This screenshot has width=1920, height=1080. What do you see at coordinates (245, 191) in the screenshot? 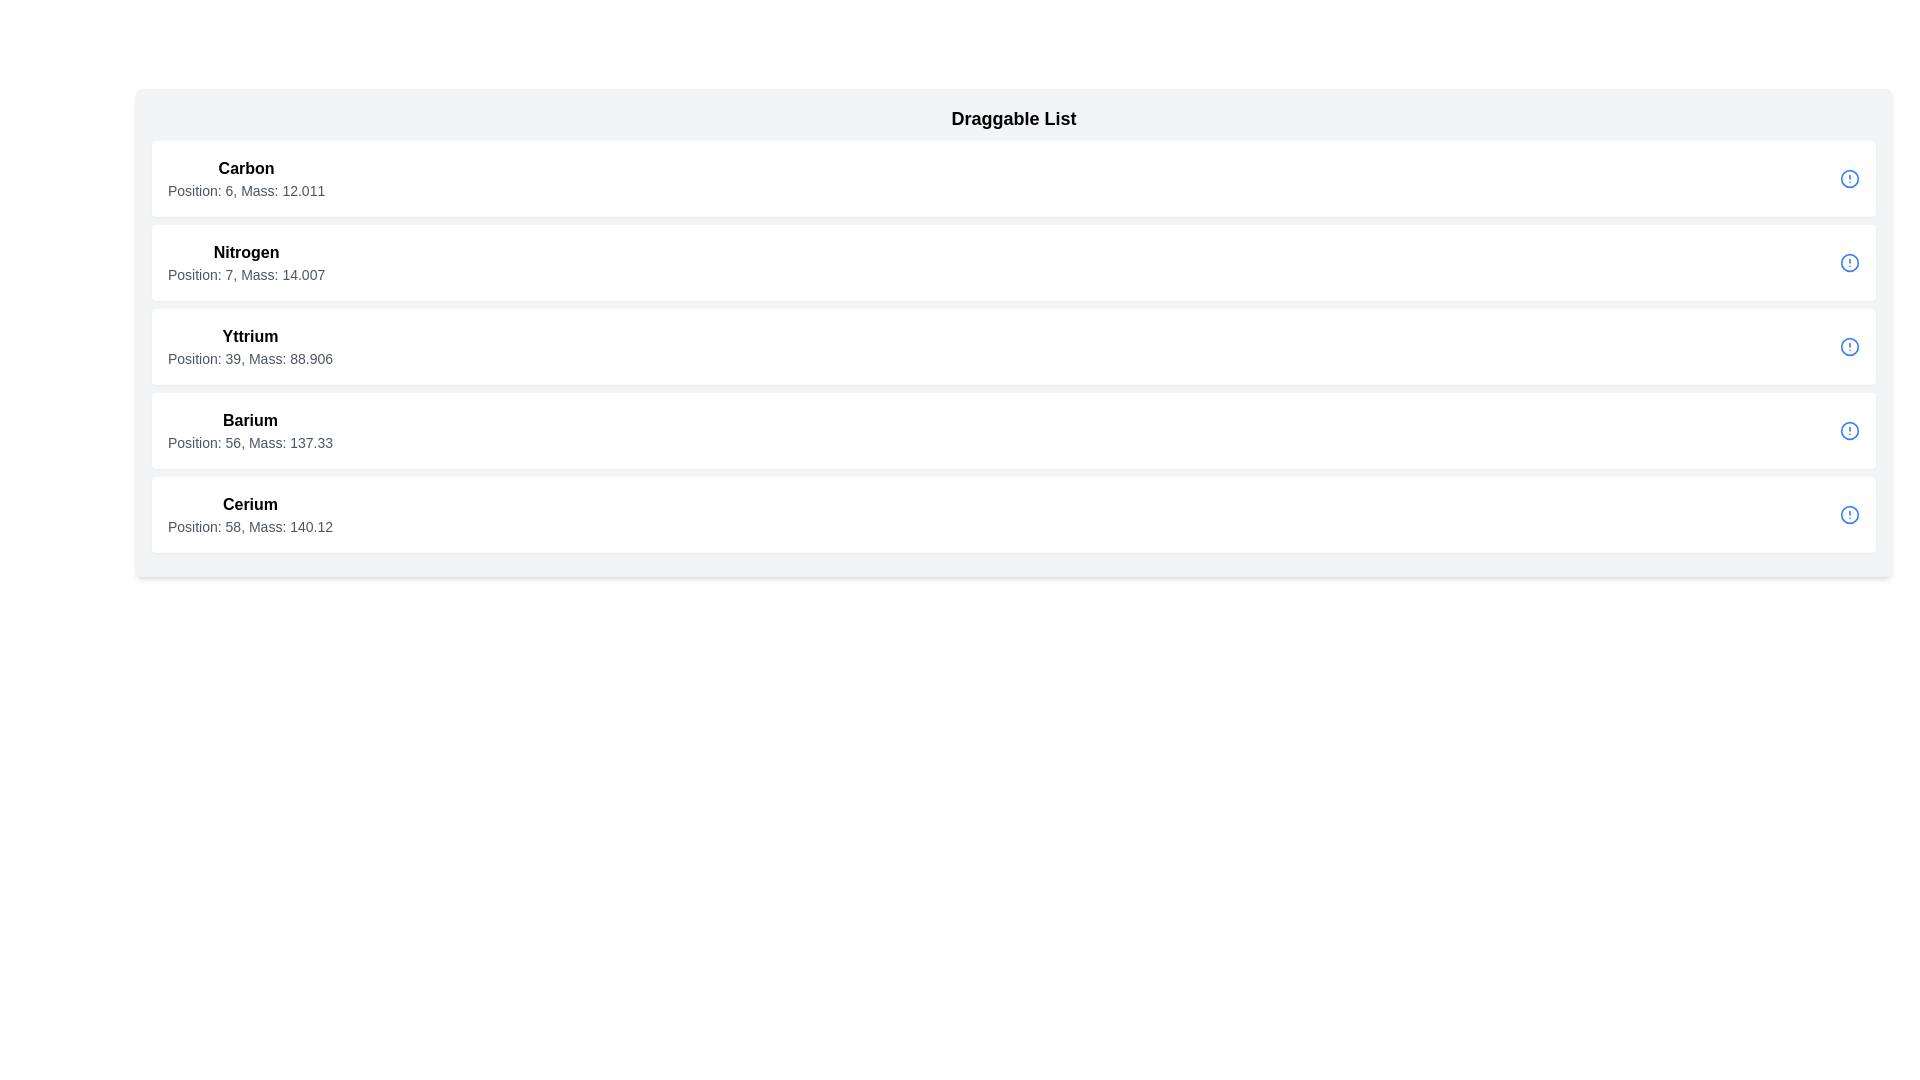
I see `the text display showing 'Position: 6, Mass: 12.011' located directly beneath the bold name 'Carbon' in the topmost entry of the list` at bounding box center [245, 191].